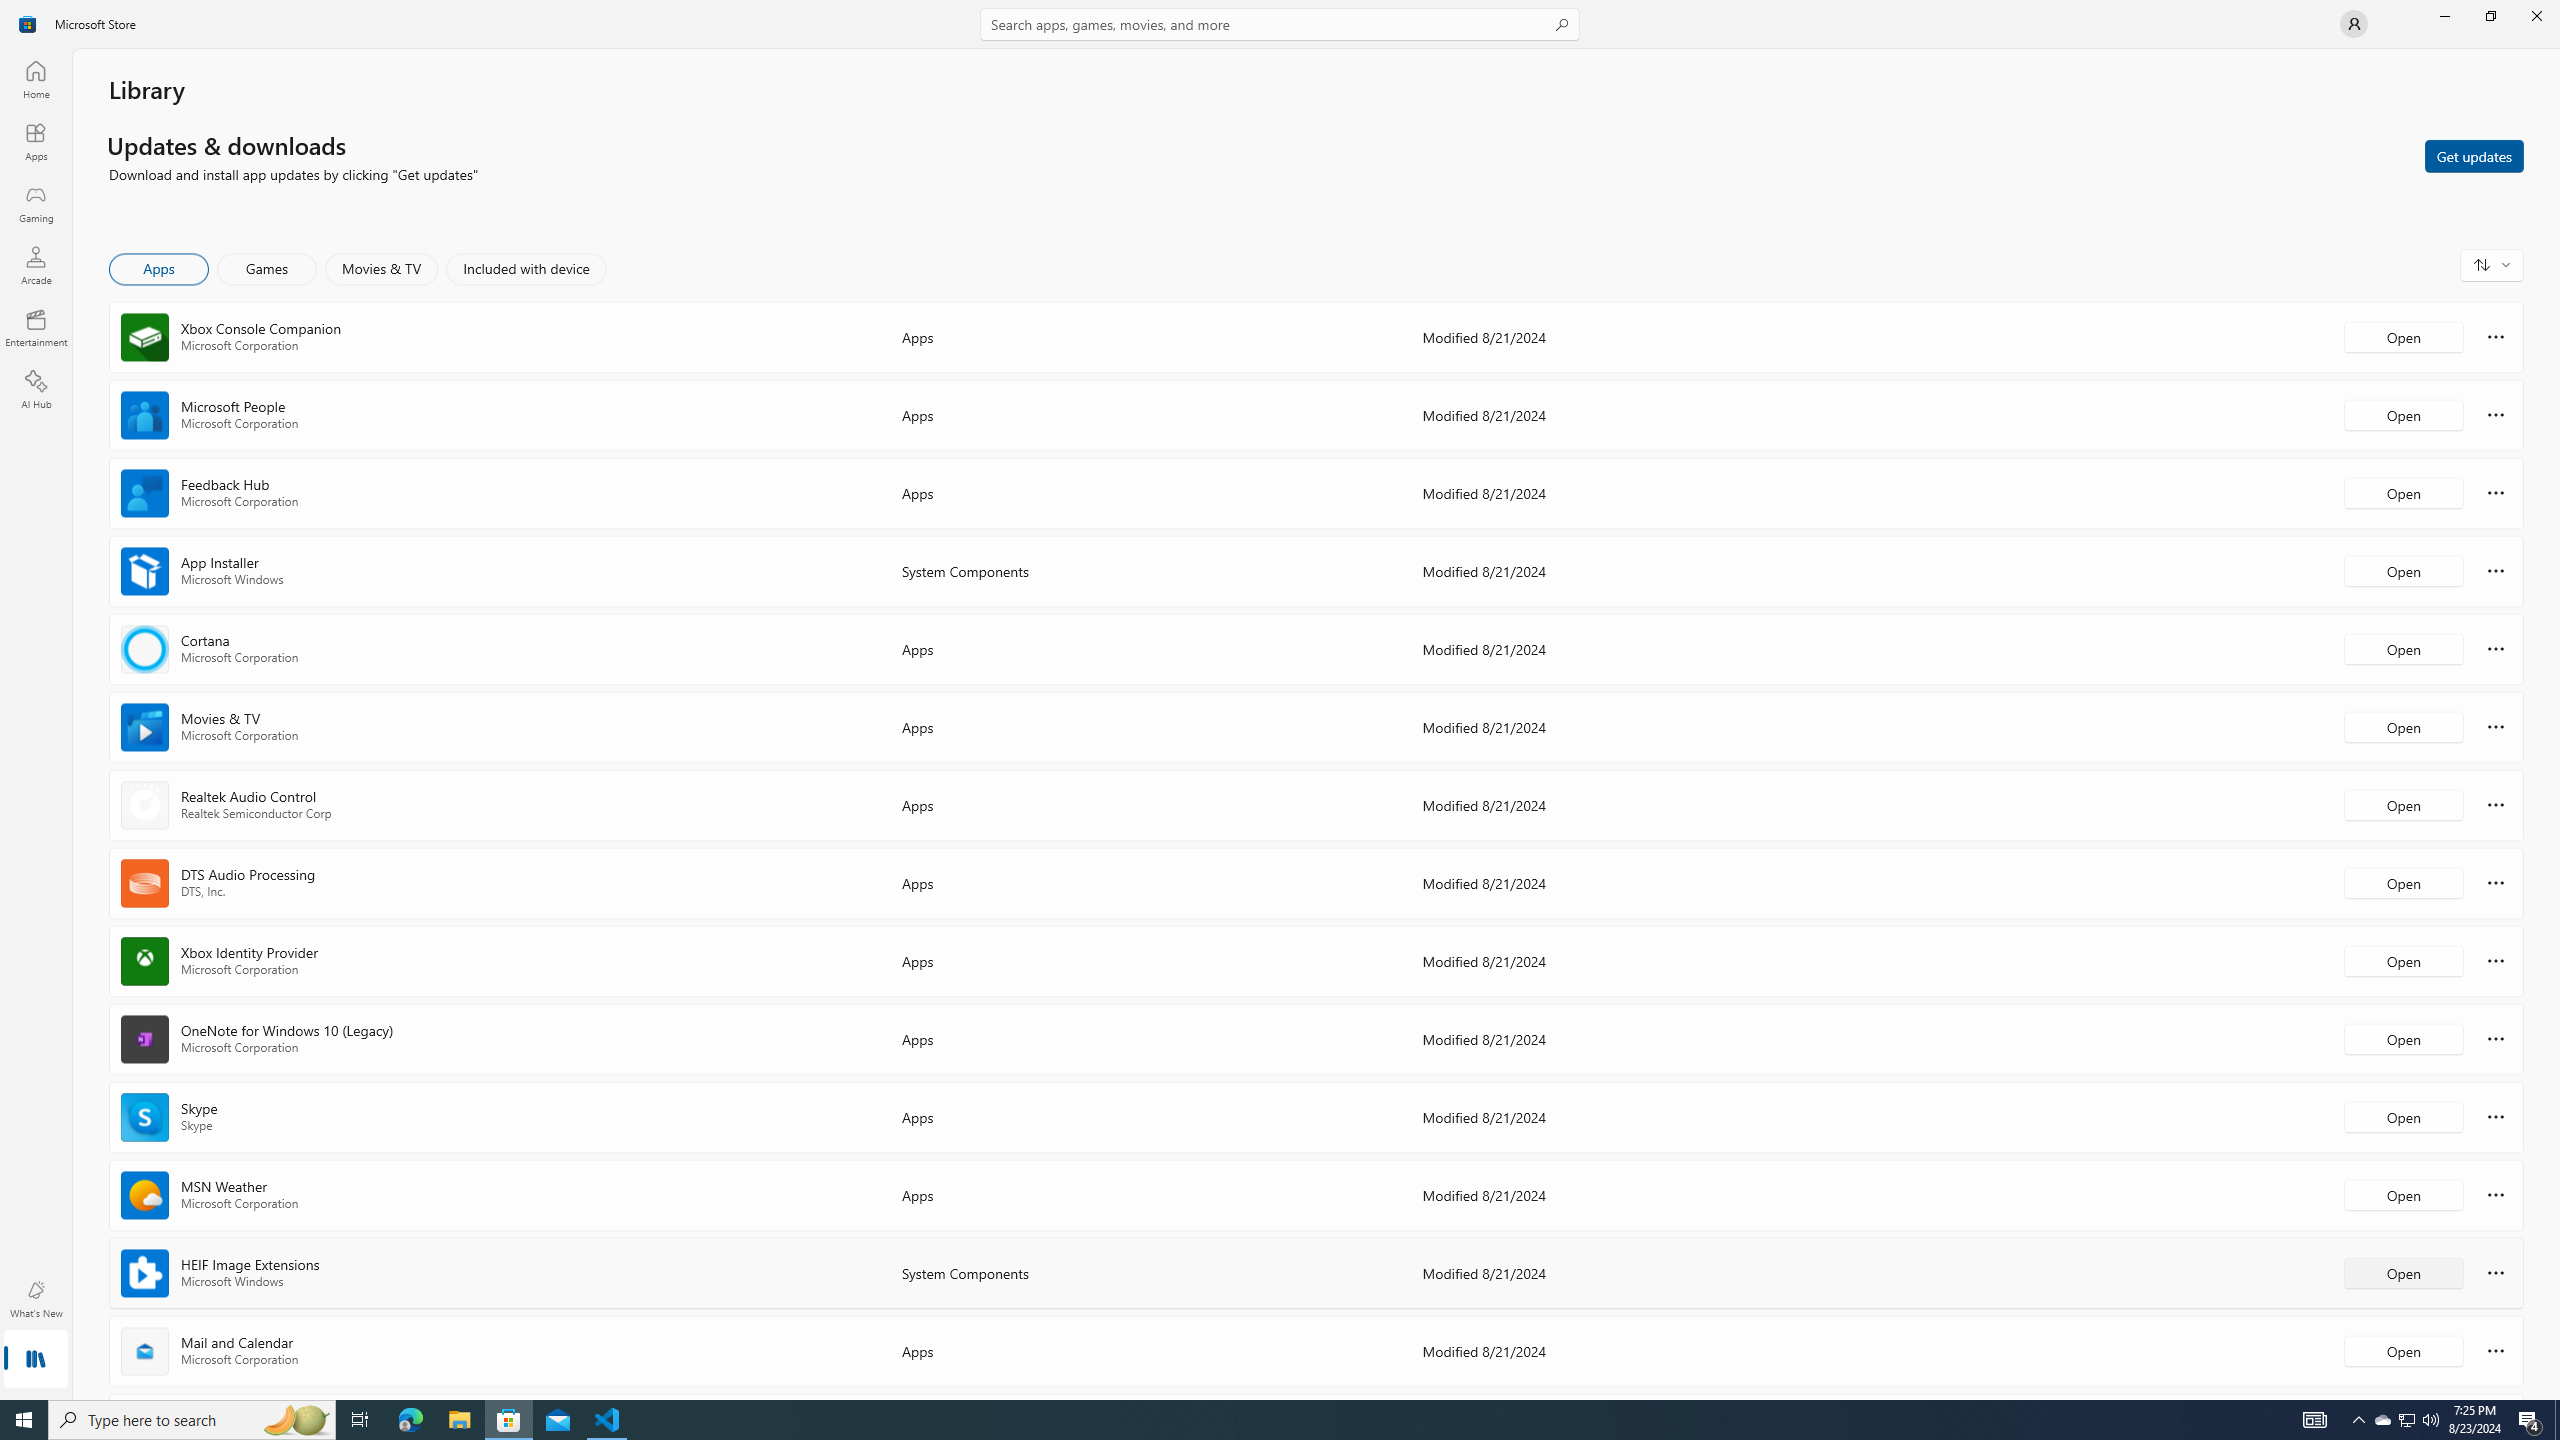  I want to click on 'Apps', so click(34, 141).